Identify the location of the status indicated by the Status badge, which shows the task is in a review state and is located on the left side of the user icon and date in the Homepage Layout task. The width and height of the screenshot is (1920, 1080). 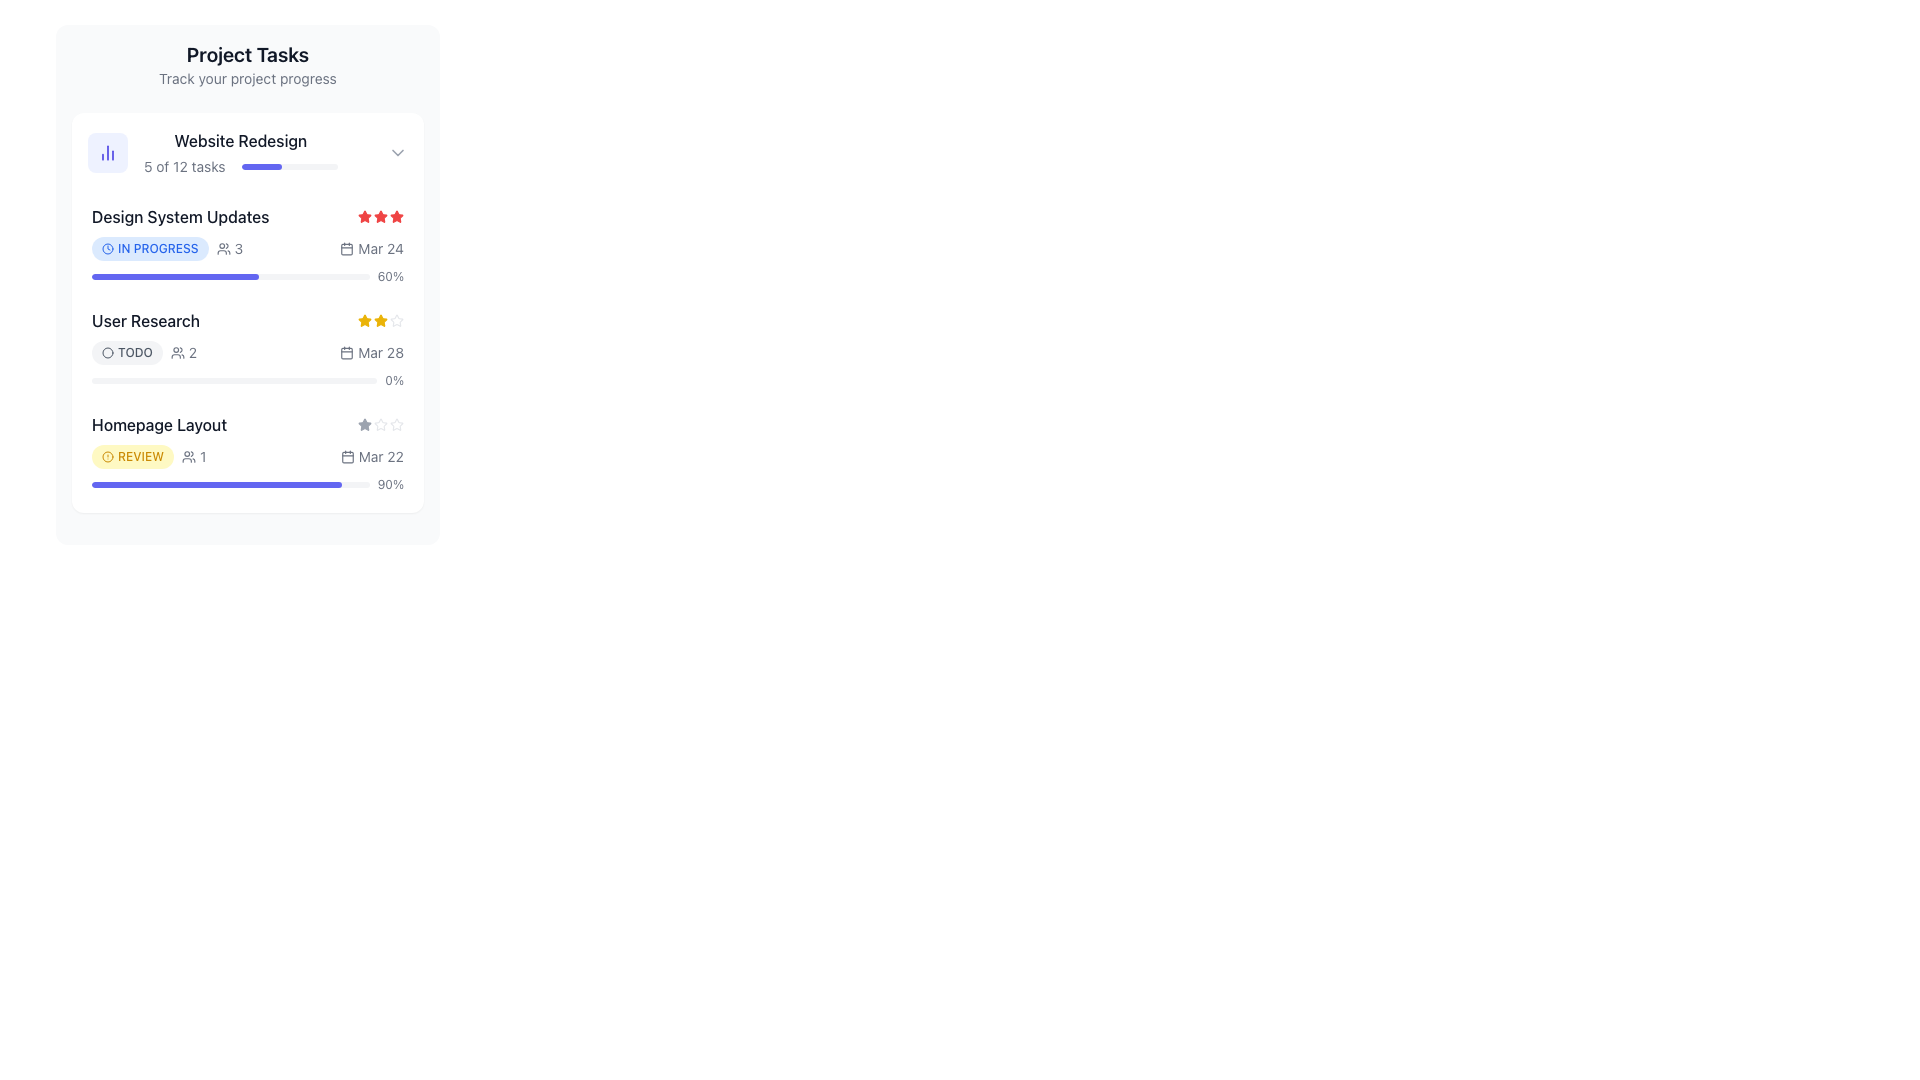
(132, 456).